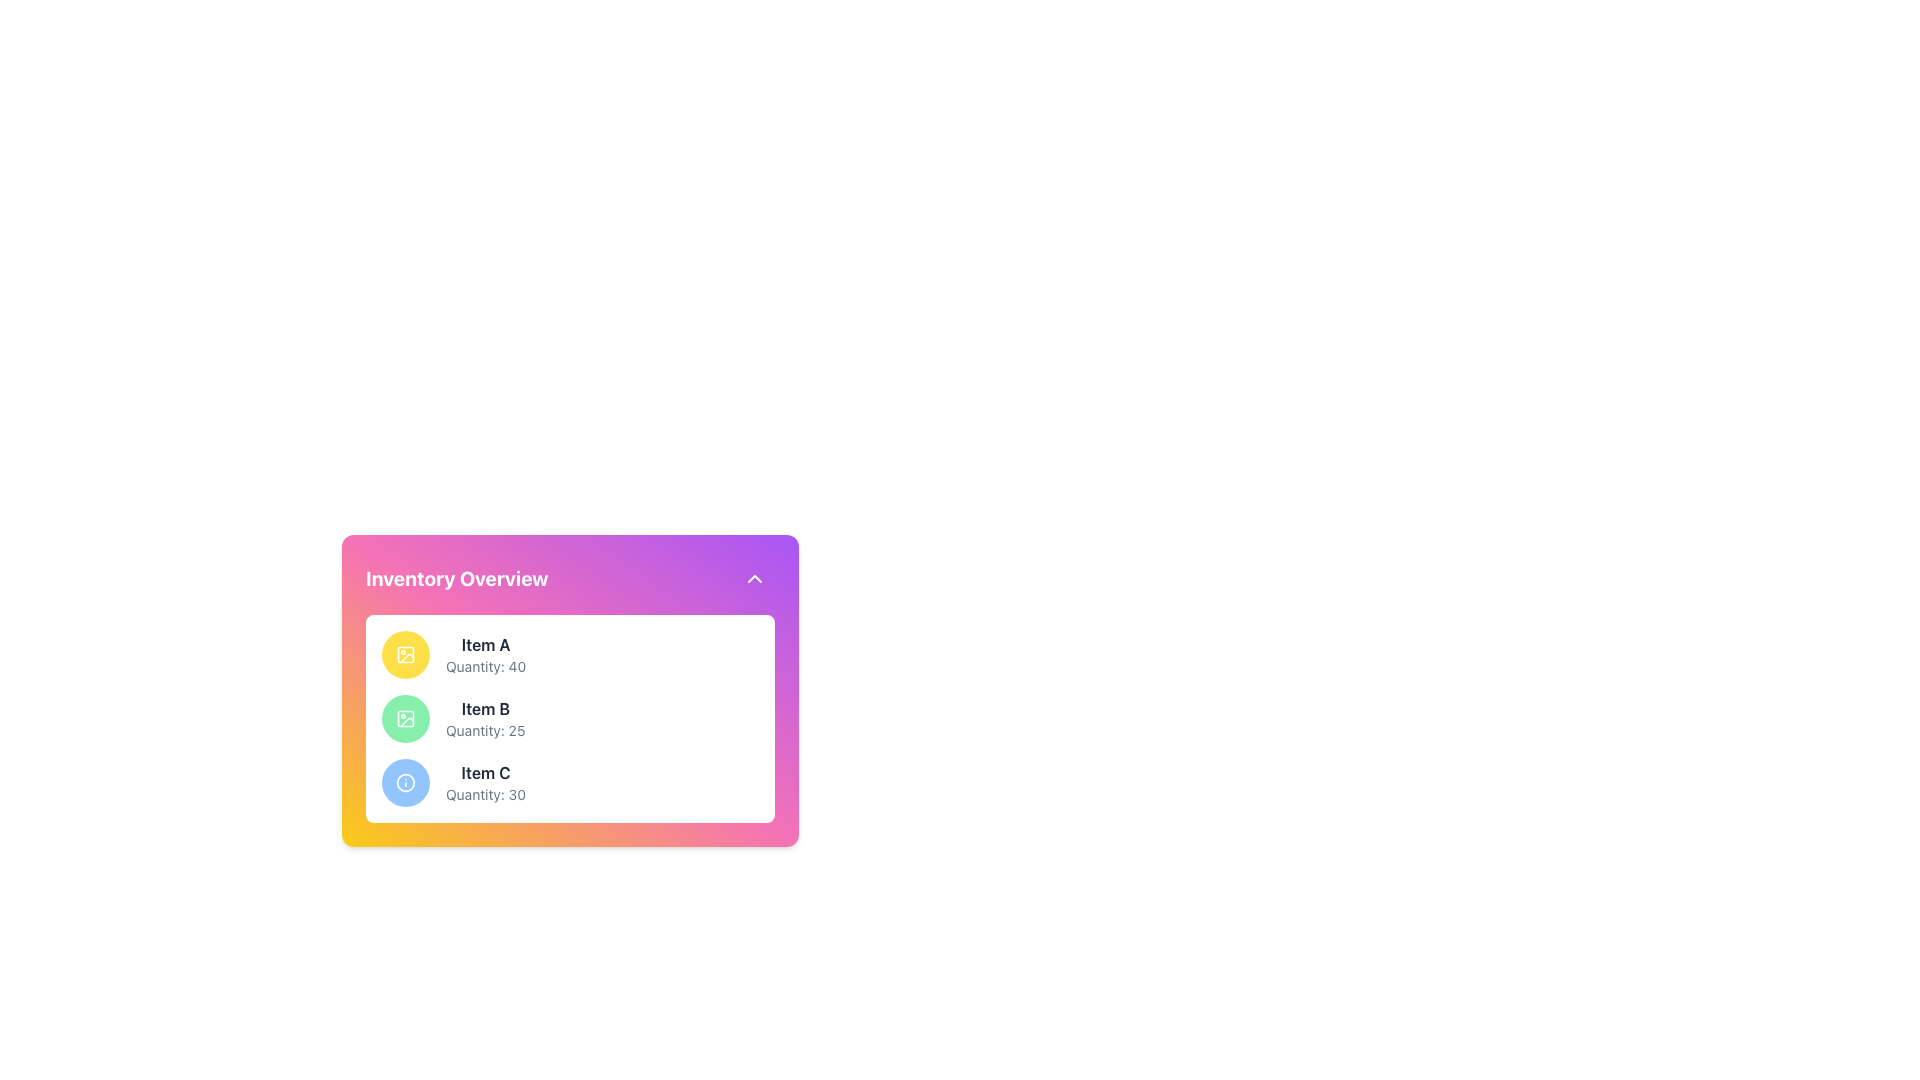 The image size is (1920, 1080). I want to click on the circular graphic icon representing 'Item C' in the Inventory Overview, which is the third icon in the vertical list, so click(405, 782).